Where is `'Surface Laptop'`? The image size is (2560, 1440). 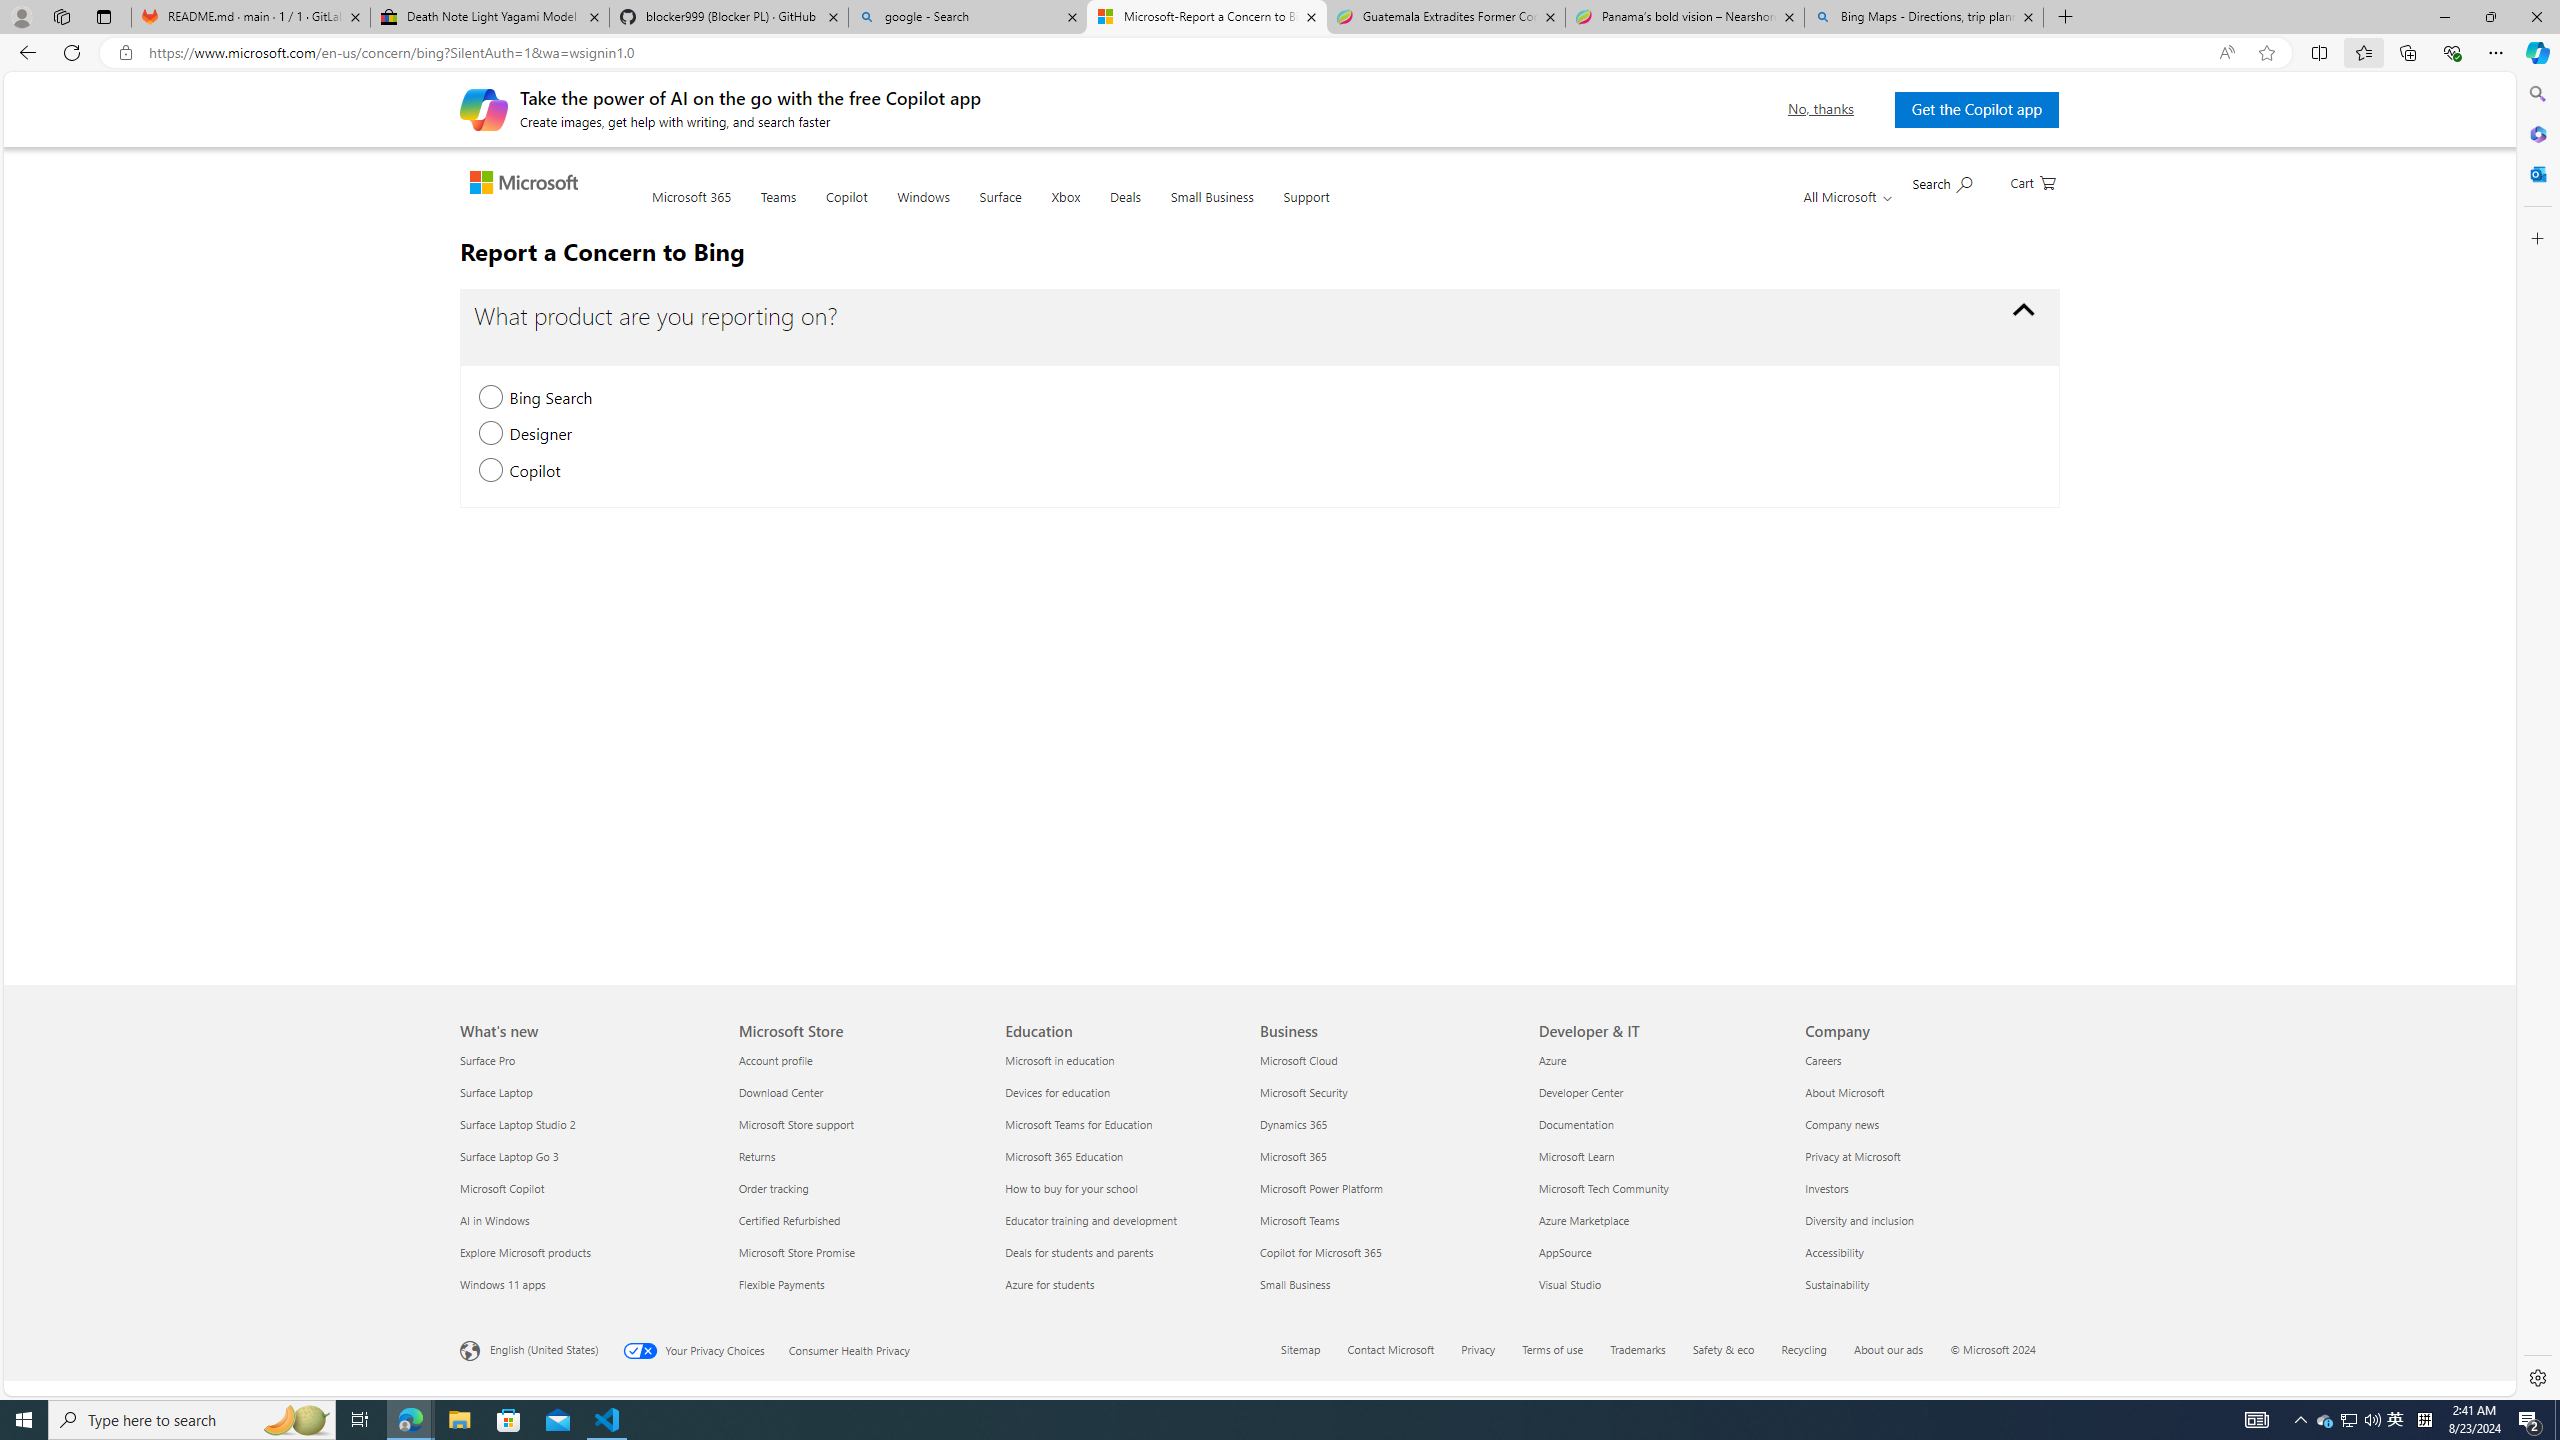
'Surface Laptop' is located at coordinates (587, 1091).